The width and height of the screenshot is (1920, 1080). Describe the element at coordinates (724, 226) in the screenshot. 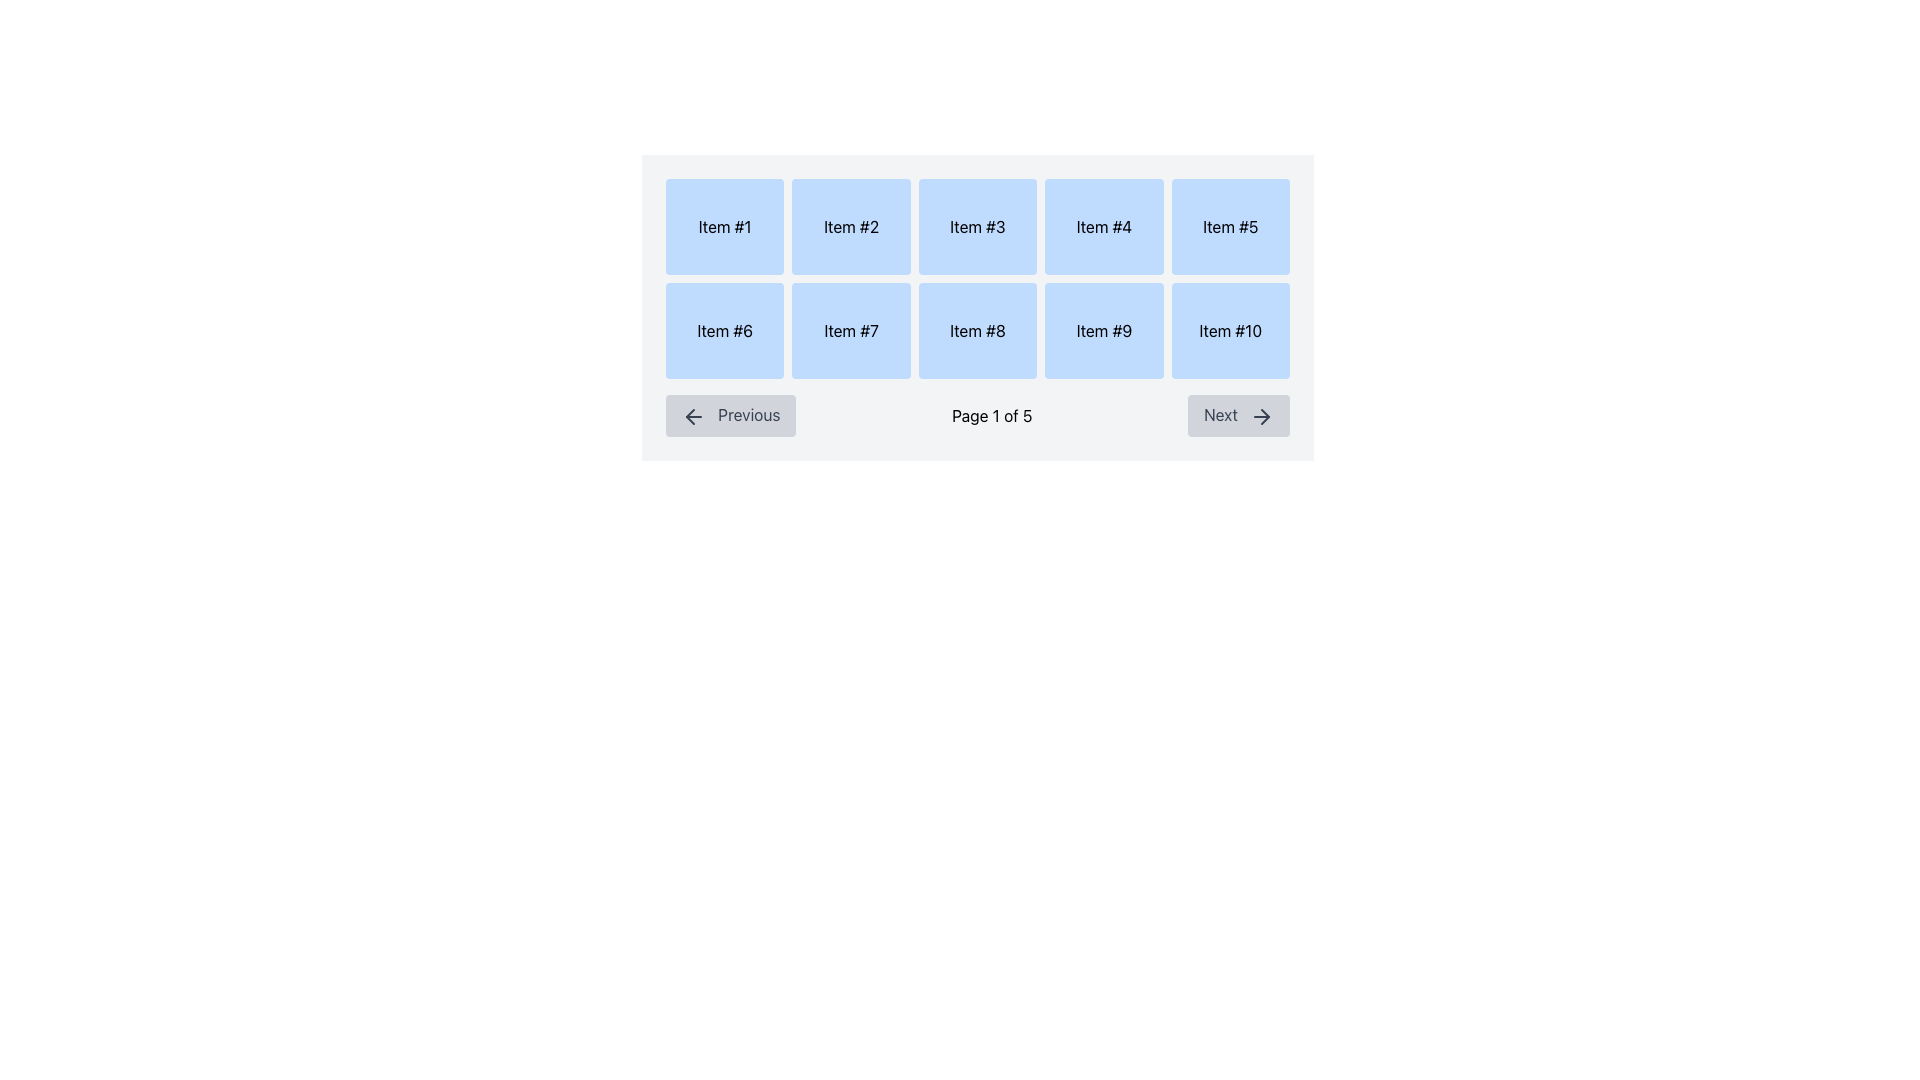

I see `the grid item labeled 'Item #1', which is the first rectangular box with rounded corners and a light blue background, positioned at the top-left corner of the grid layout` at that location.